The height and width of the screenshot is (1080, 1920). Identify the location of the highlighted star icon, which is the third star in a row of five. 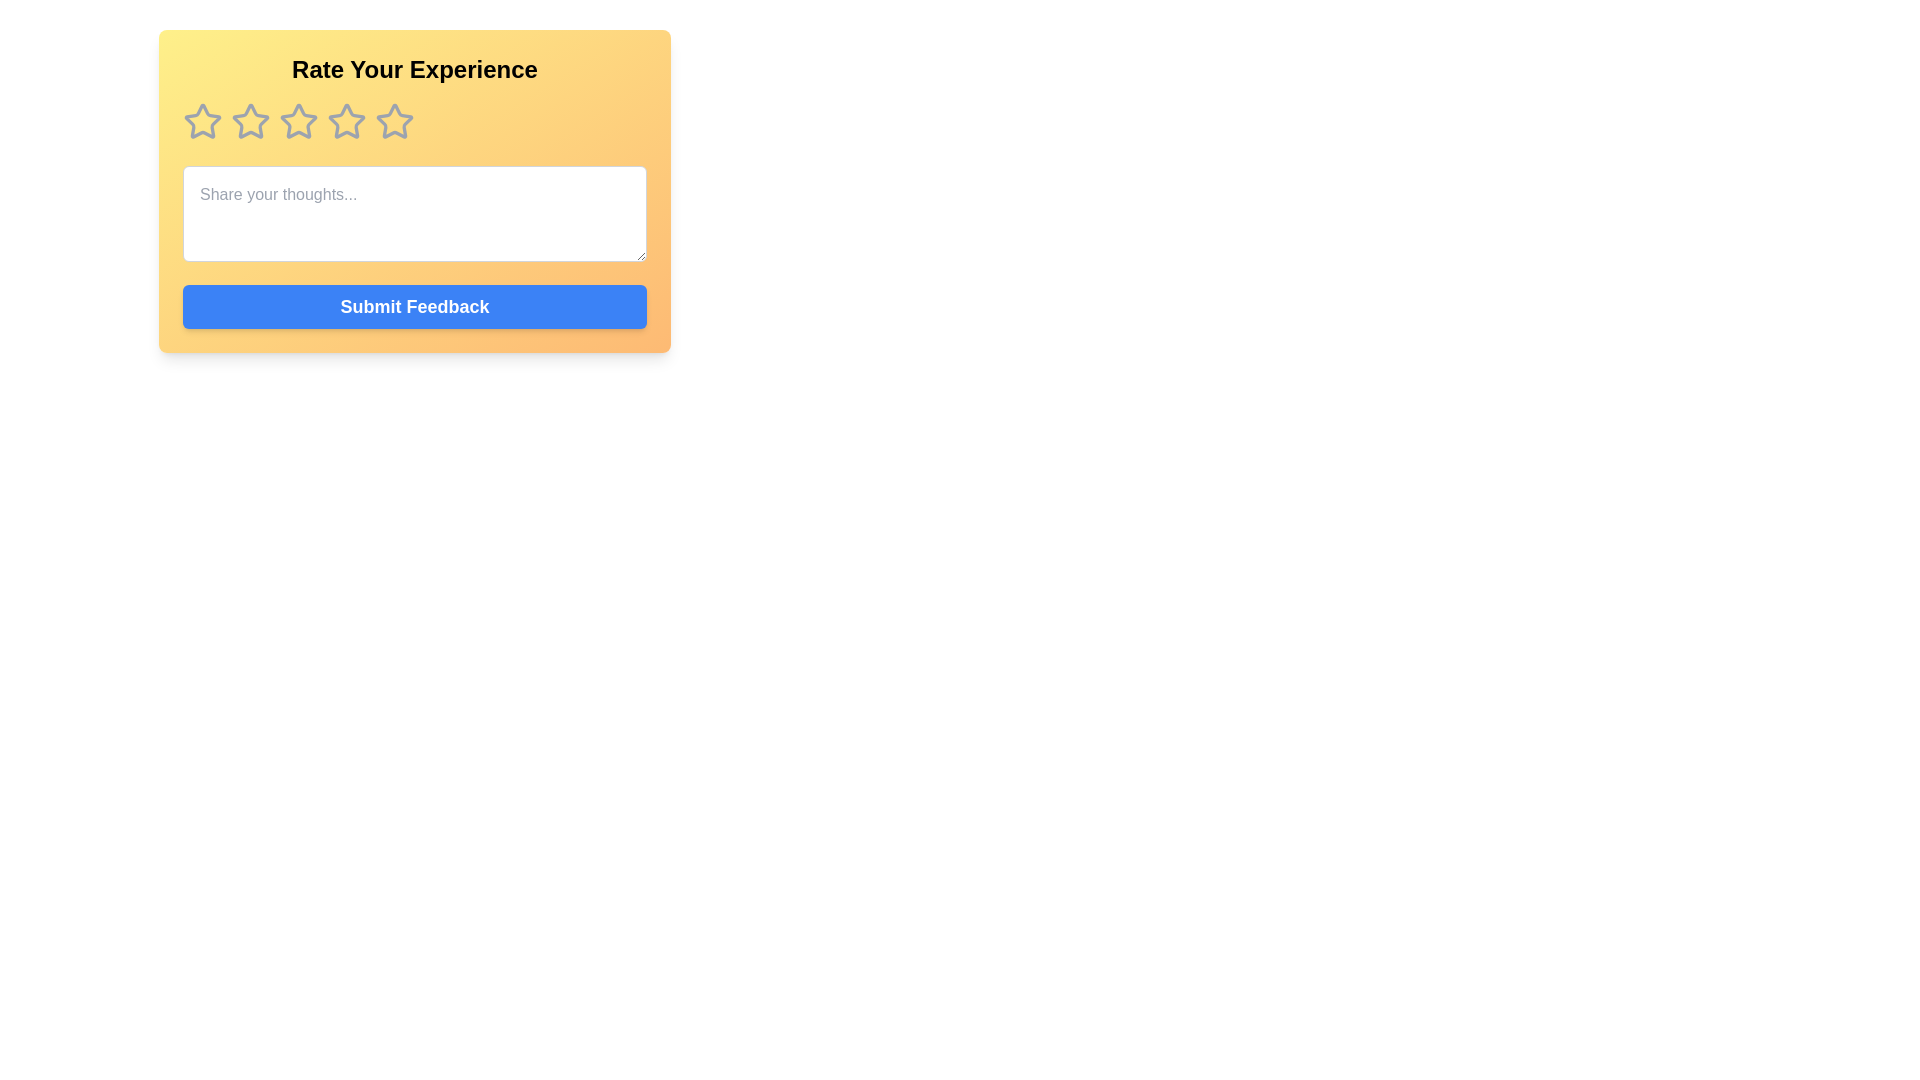
(345, 120).